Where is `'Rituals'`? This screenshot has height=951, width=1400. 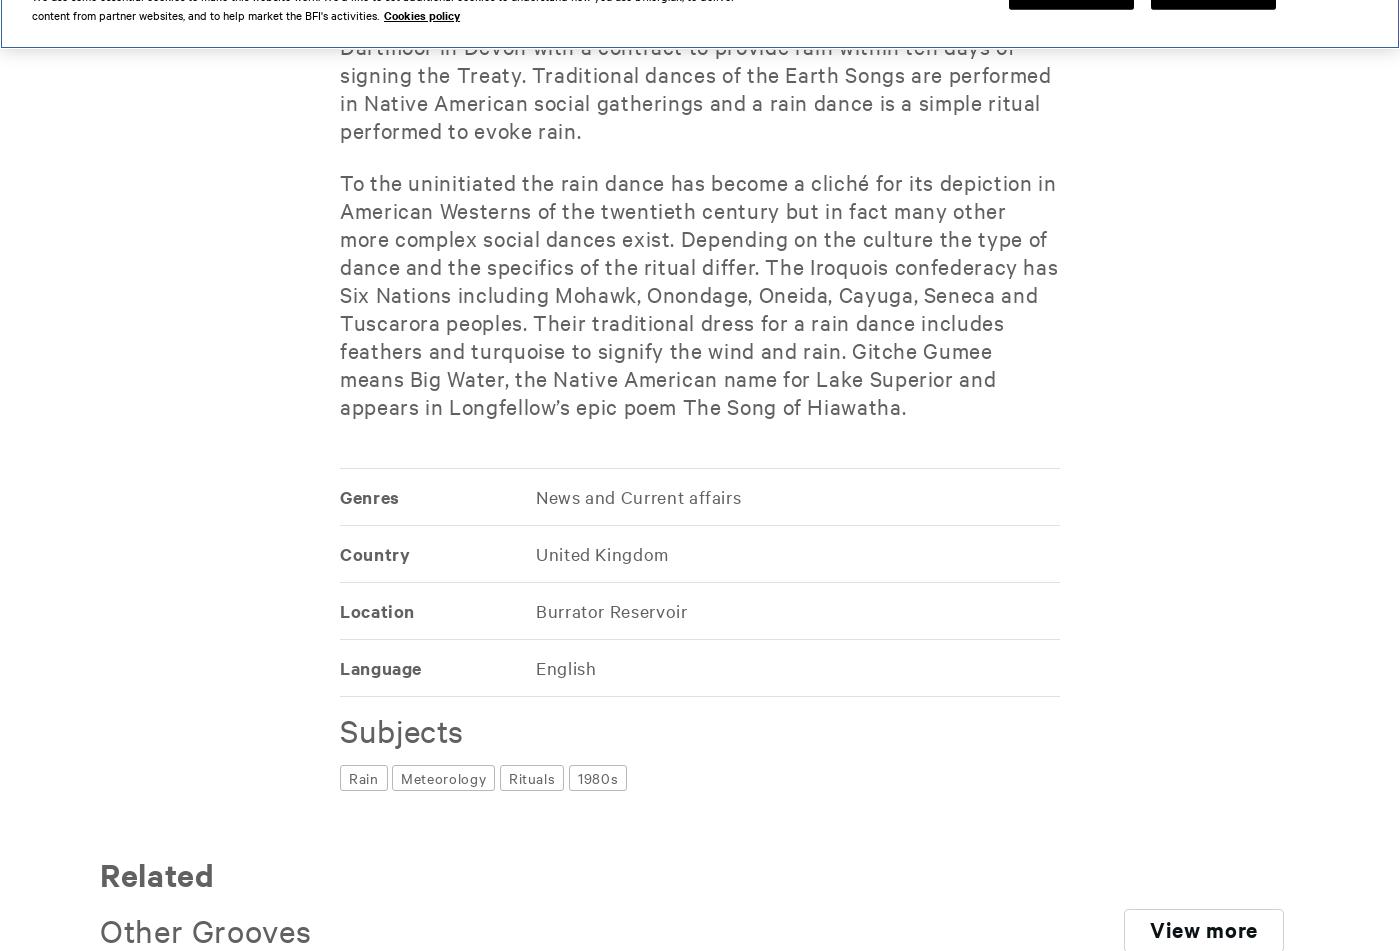 'Rituals' is located at coordinates (531, 777).